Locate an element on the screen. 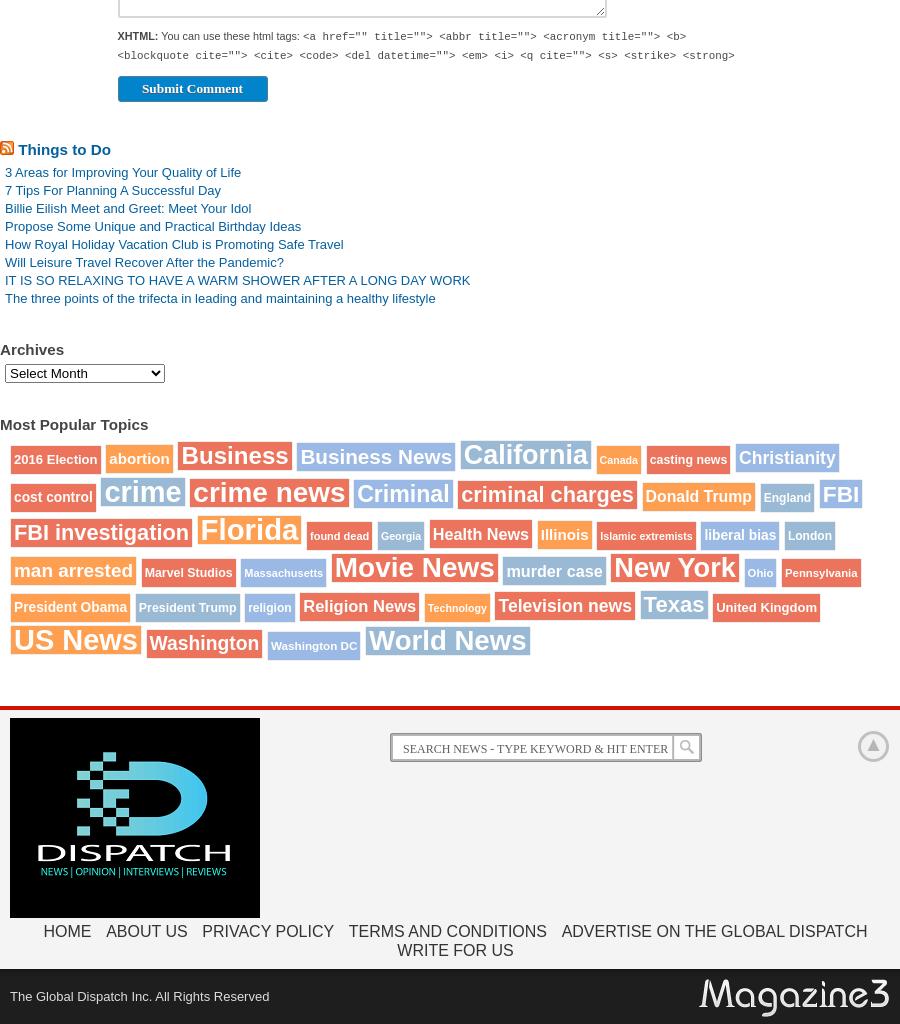 The image size is (900, 1024). 'Washington DC' is located at coordinates (269, 644).